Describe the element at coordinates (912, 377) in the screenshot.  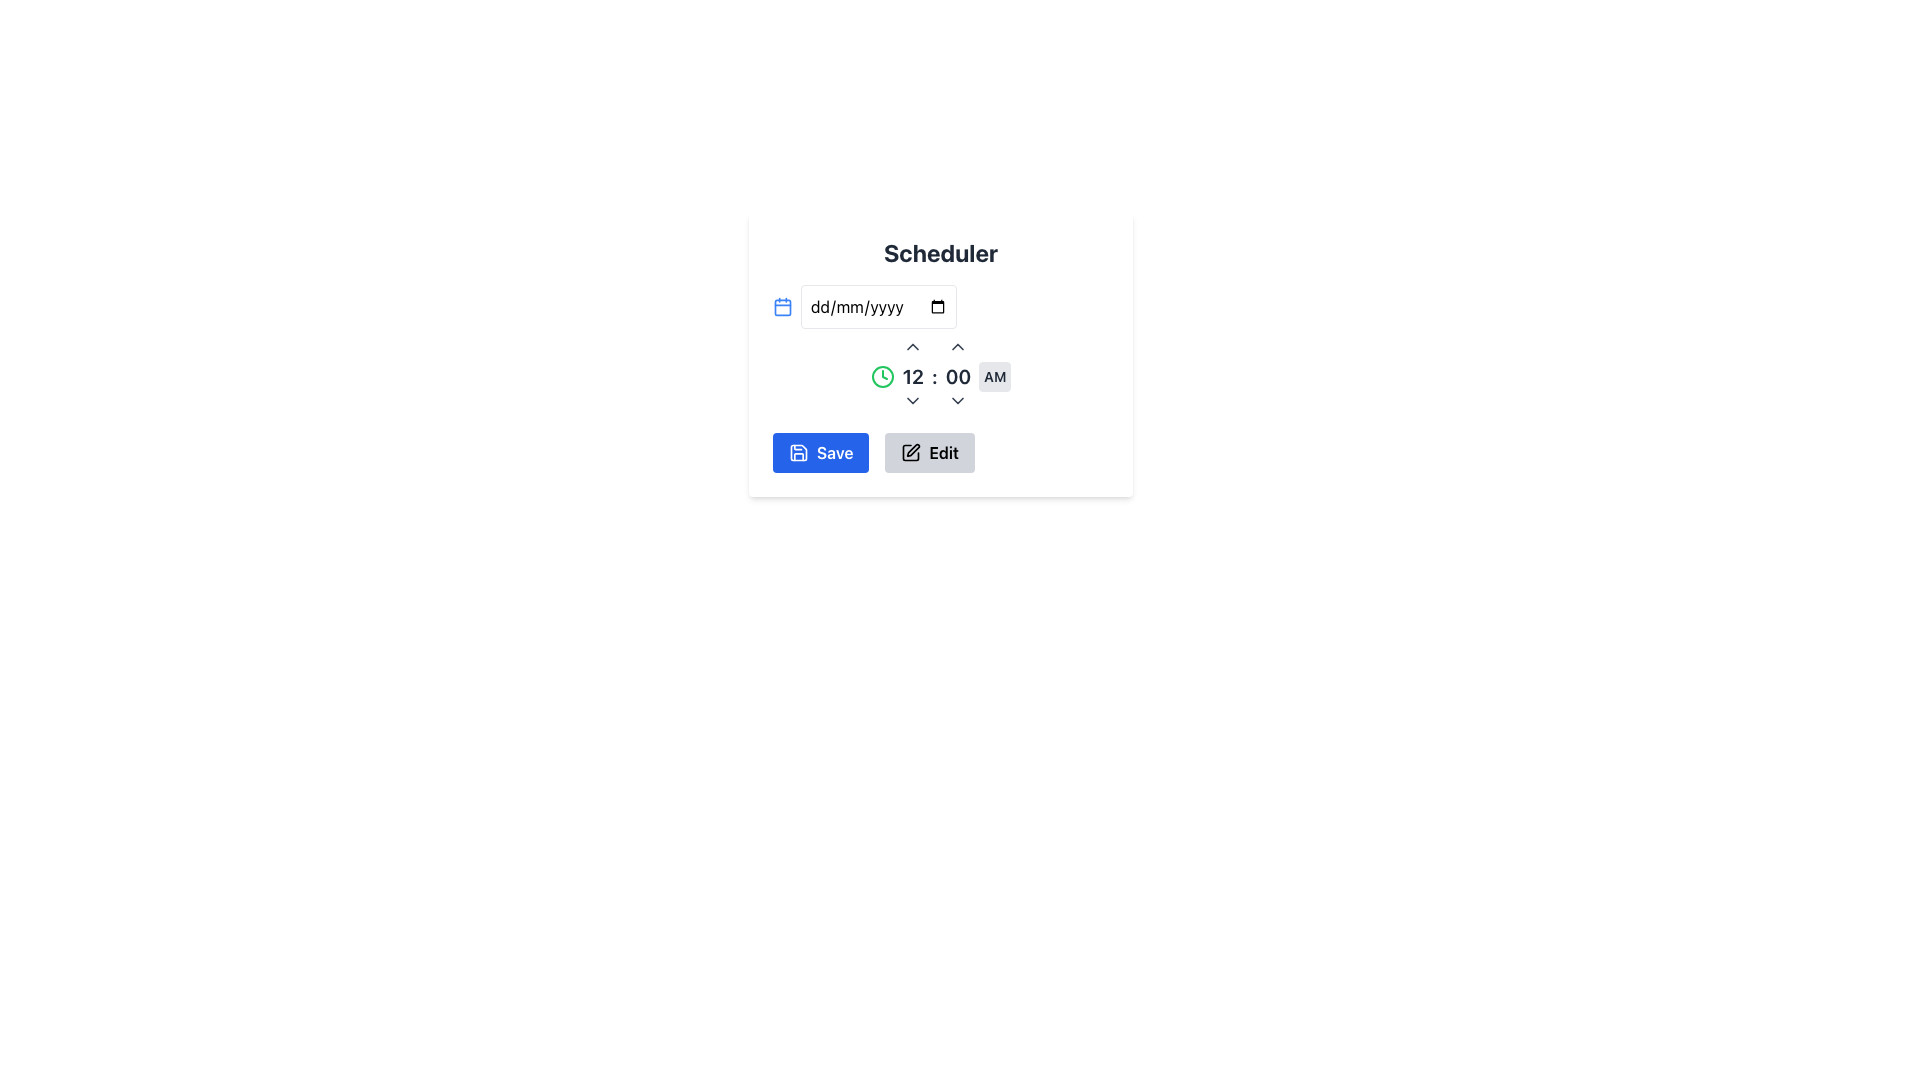
I see `value displayed in the bold '12' label, which is part of the time selection interface for selecting a time` at that location.